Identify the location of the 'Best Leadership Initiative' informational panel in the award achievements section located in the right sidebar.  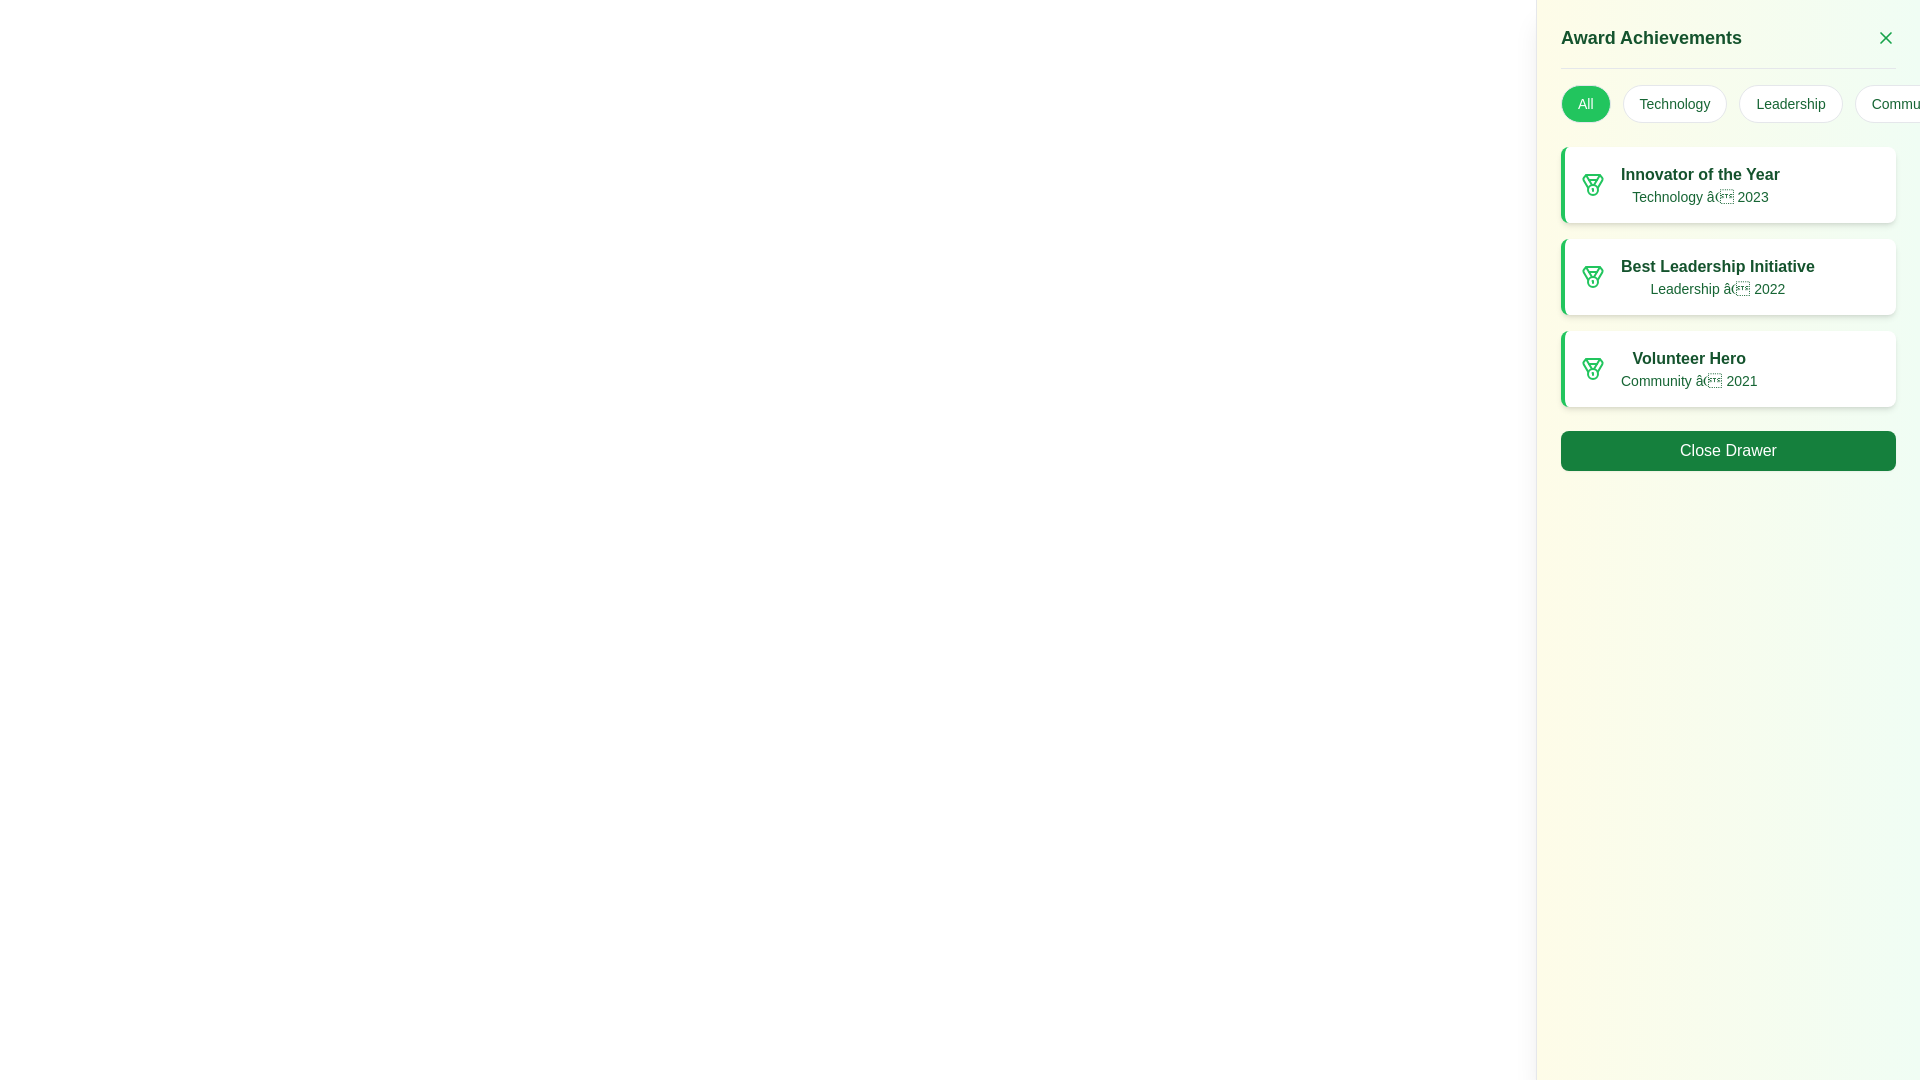
(1727, 277).